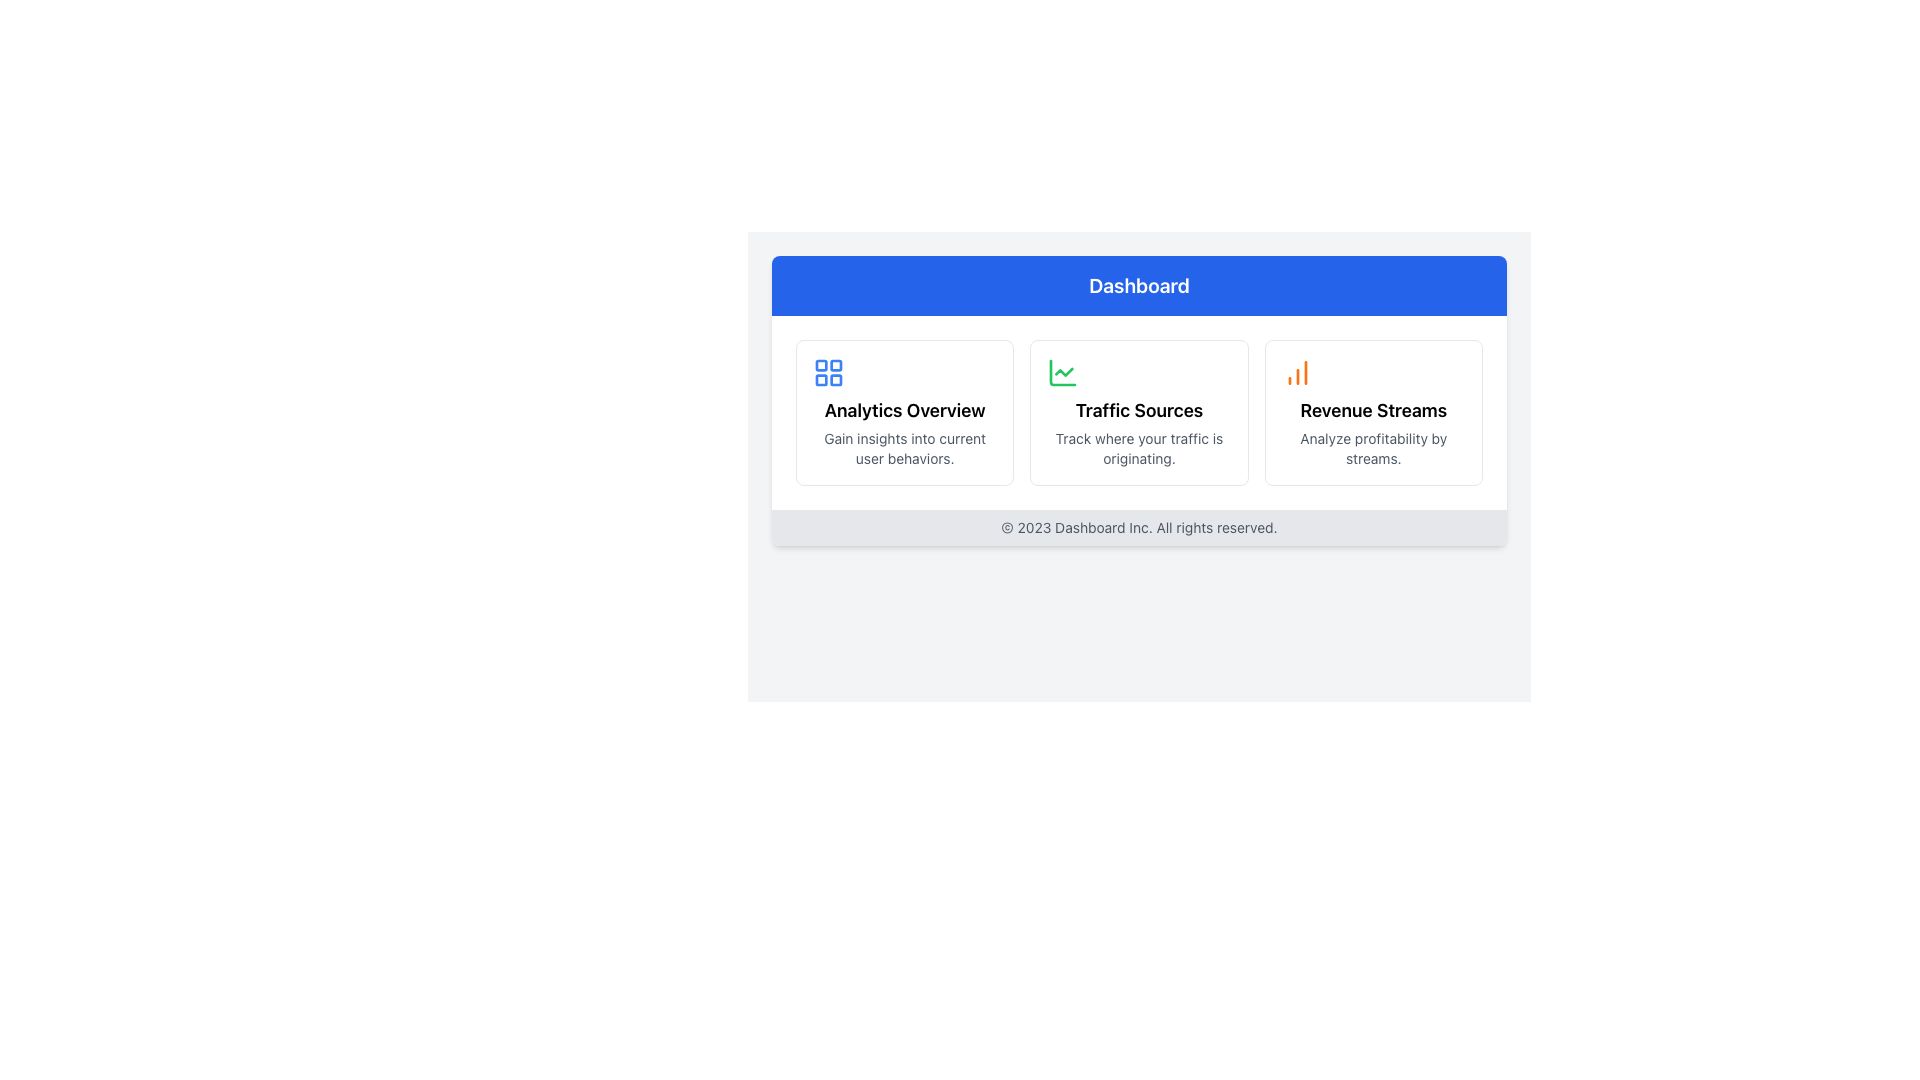 This screenshot has height=1080, width=1920. Describe the element at coordinates (1139, 527) in the screenshot. I see `the text label that reads '© 2023 Dashboard Inc. All rights reserved.' which is centrally aligned at the bottom of the interface with a light gray background` at that location.